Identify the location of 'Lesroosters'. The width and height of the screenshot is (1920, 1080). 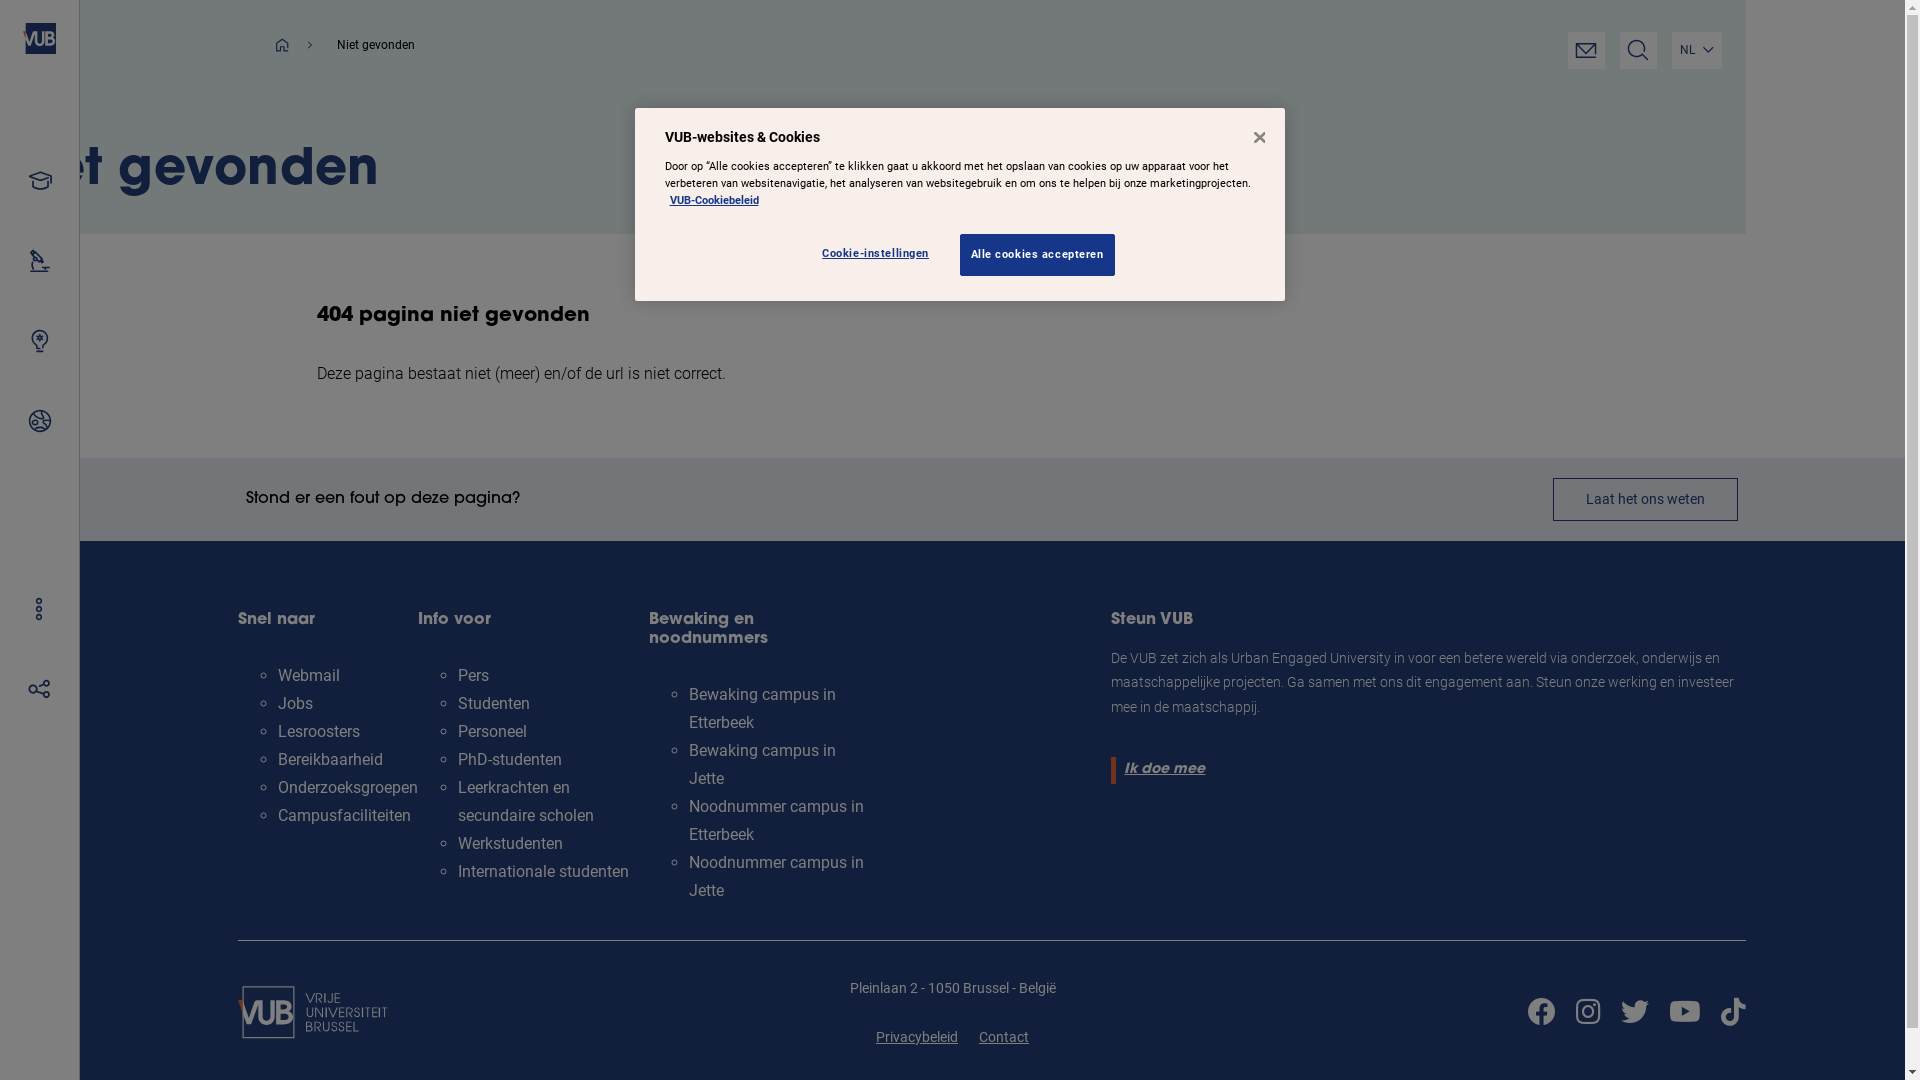
(277, 731).